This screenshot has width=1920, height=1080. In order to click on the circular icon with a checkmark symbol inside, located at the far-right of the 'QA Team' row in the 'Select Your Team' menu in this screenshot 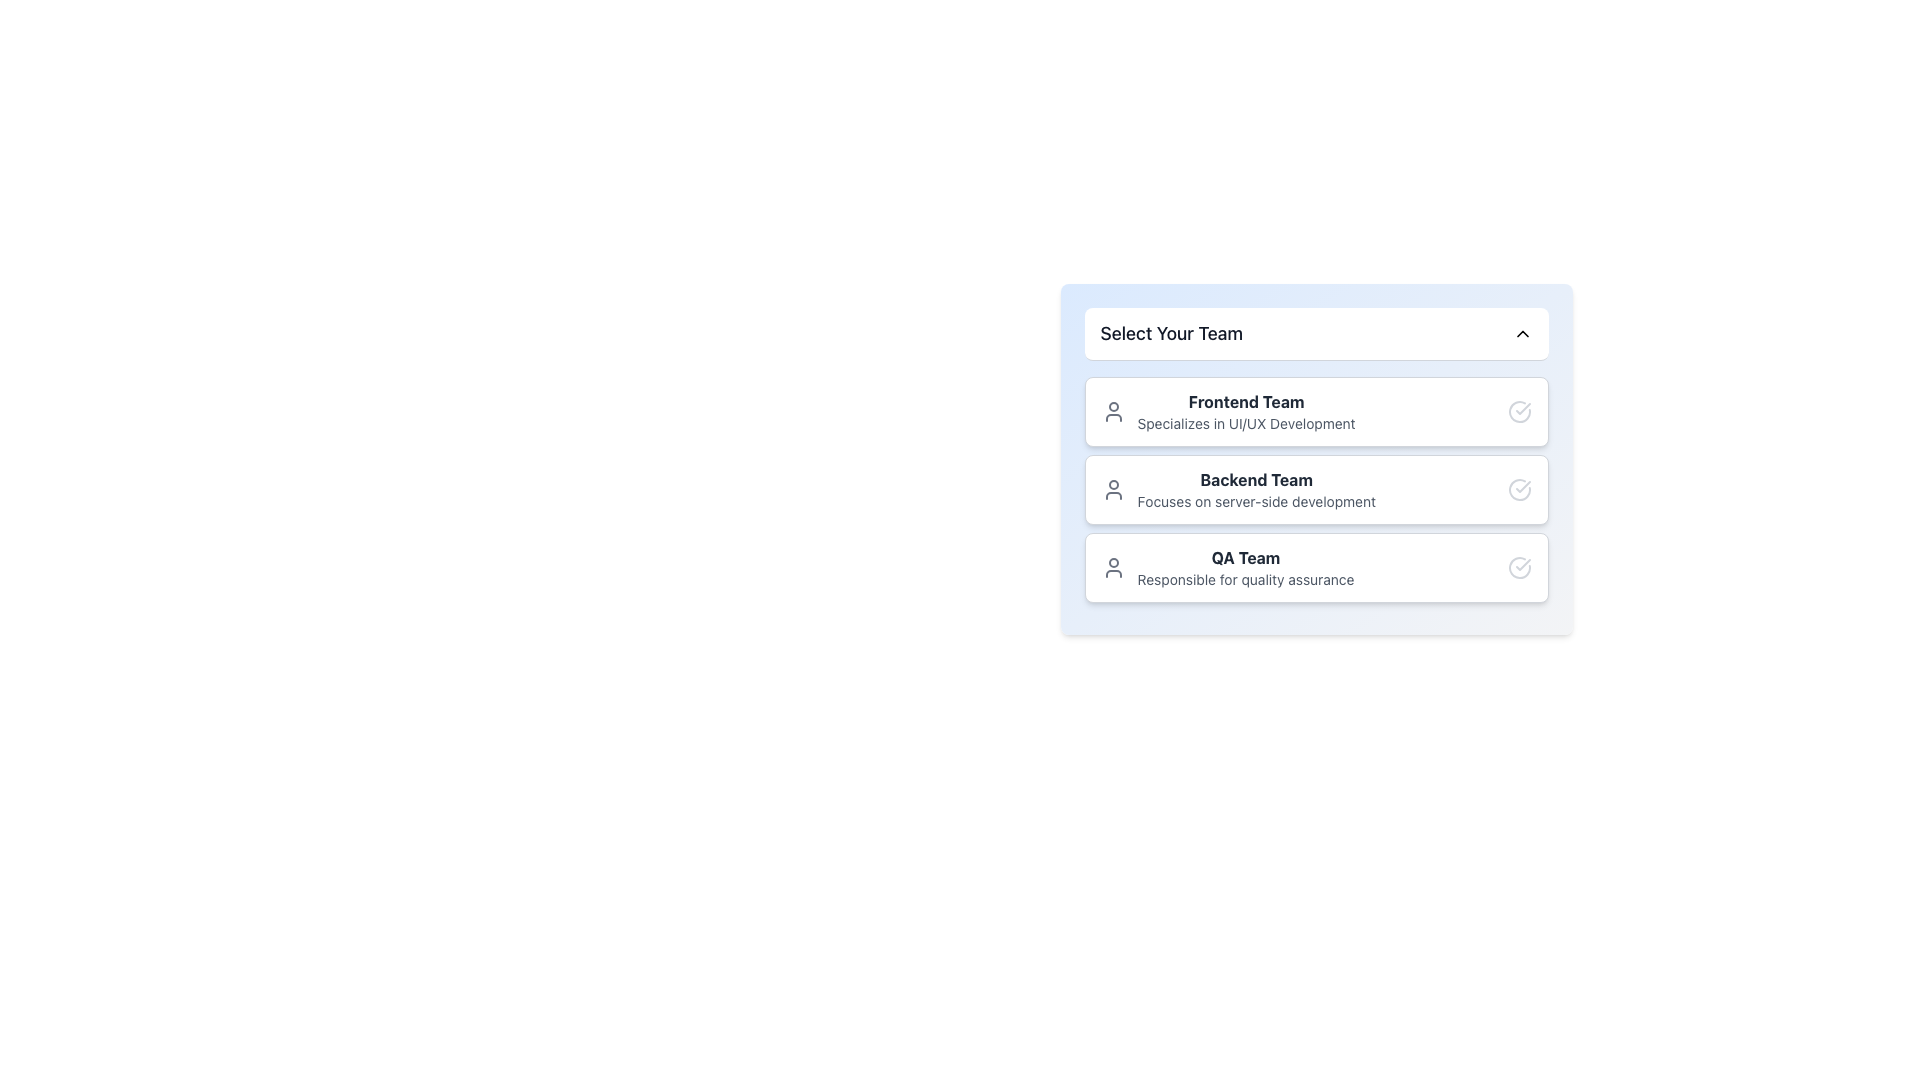, I will do `click(1519, 567)`.